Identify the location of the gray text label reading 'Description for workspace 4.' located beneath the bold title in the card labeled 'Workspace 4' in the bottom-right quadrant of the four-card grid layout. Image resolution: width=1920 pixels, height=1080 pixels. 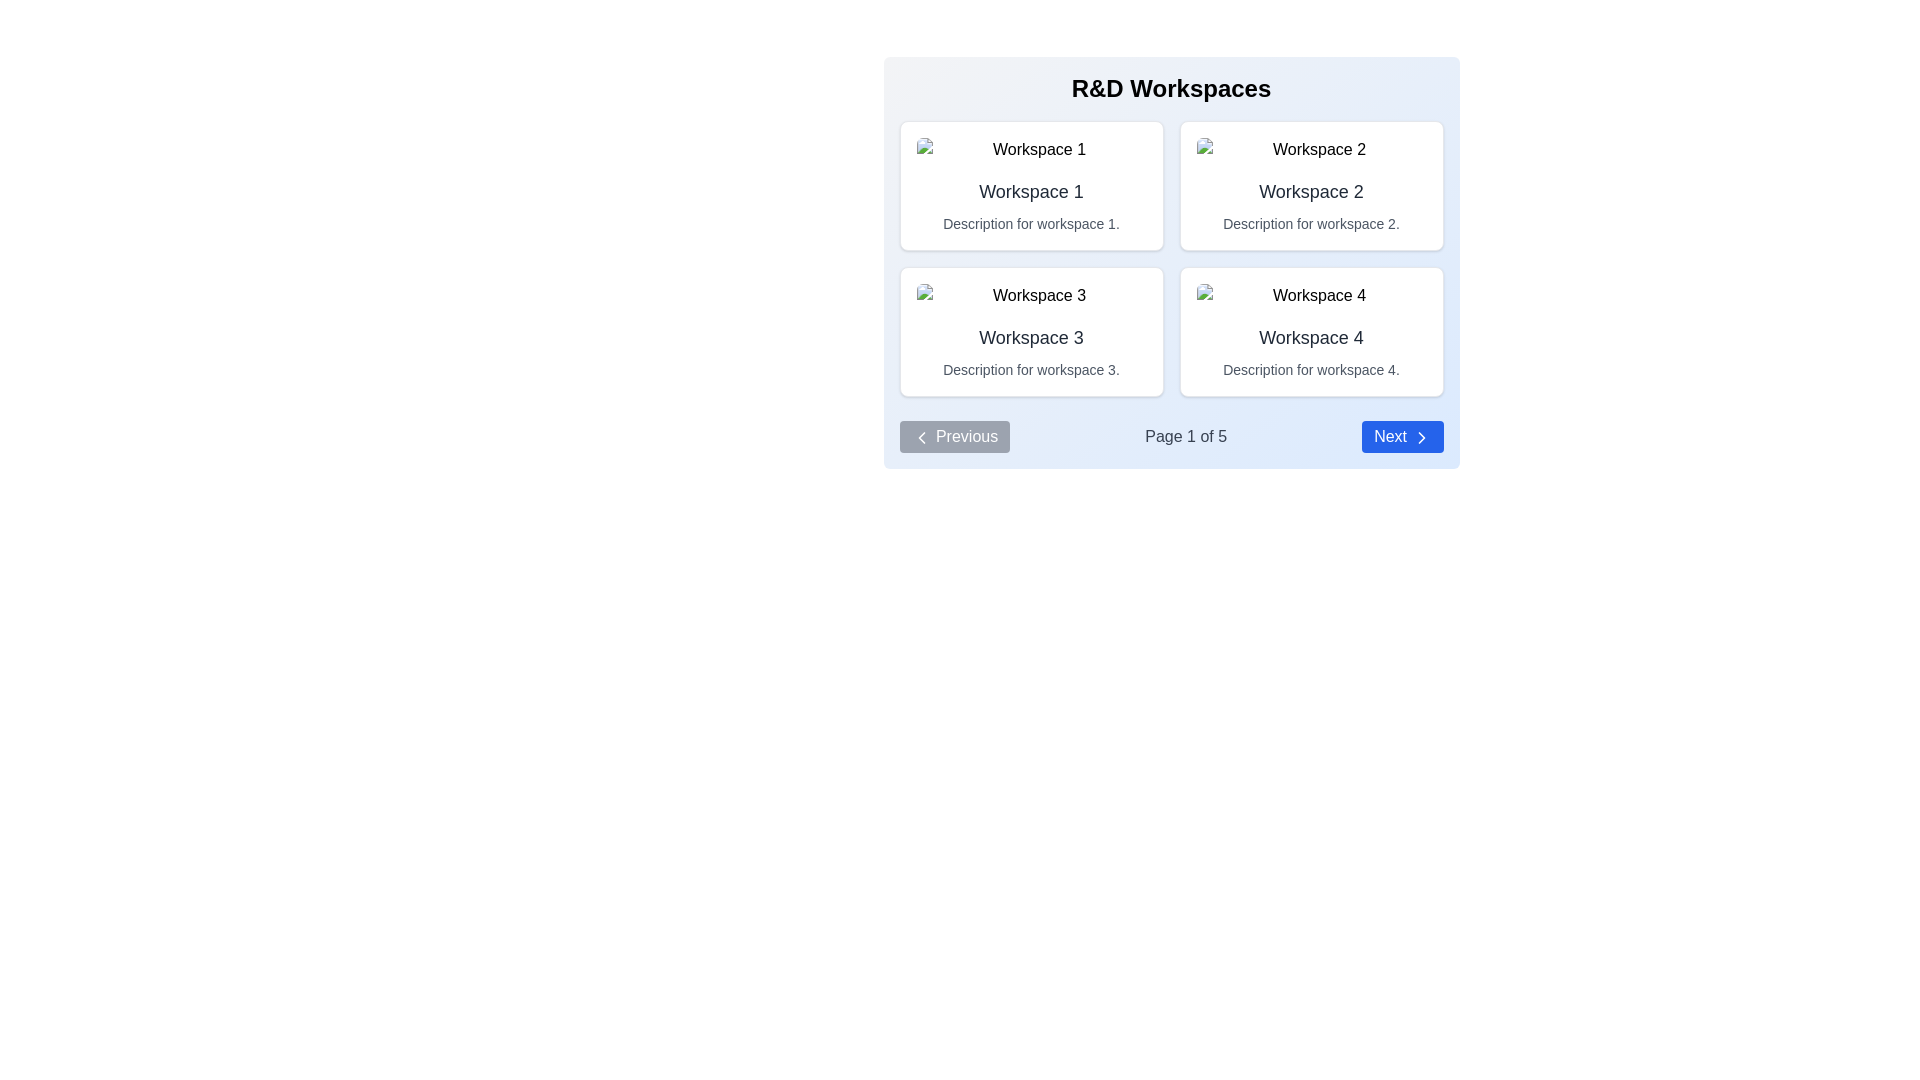
(1311, 370).